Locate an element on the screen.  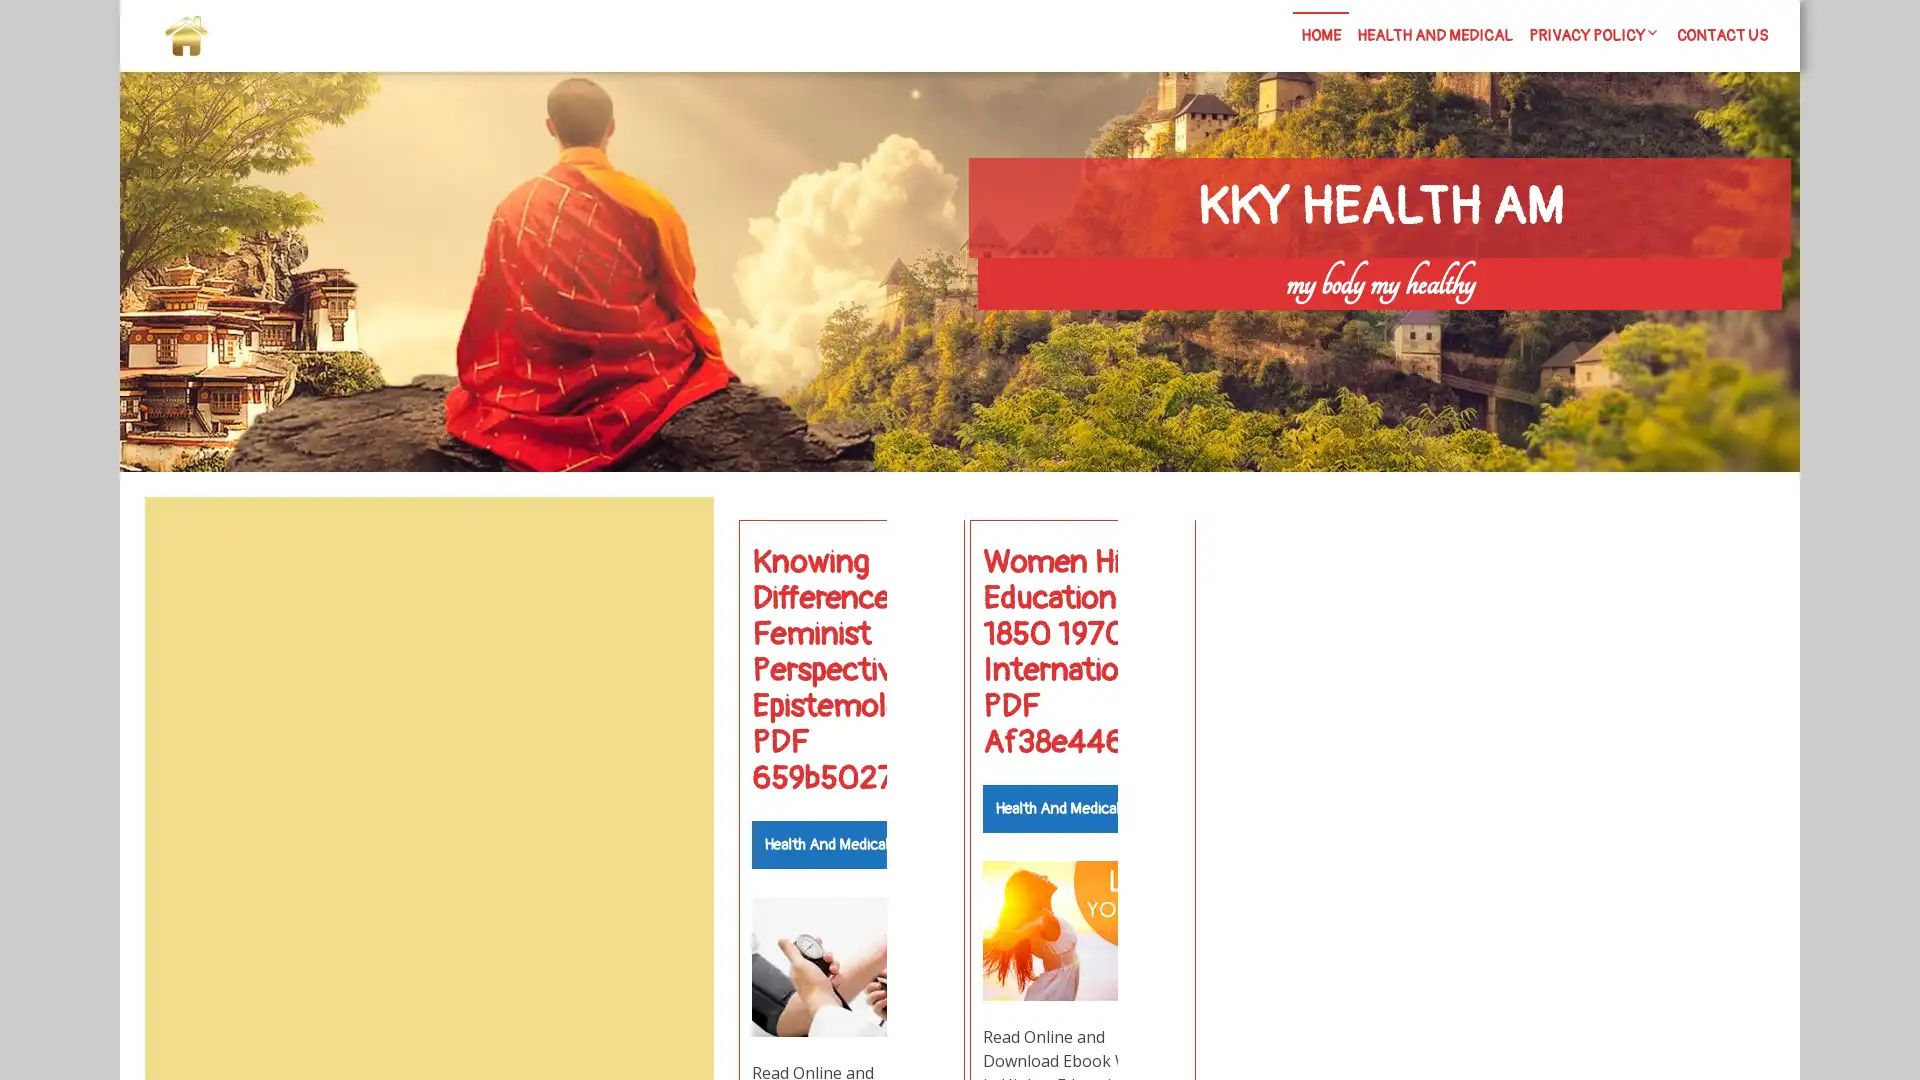
Search is located at coordinates (667, 545).